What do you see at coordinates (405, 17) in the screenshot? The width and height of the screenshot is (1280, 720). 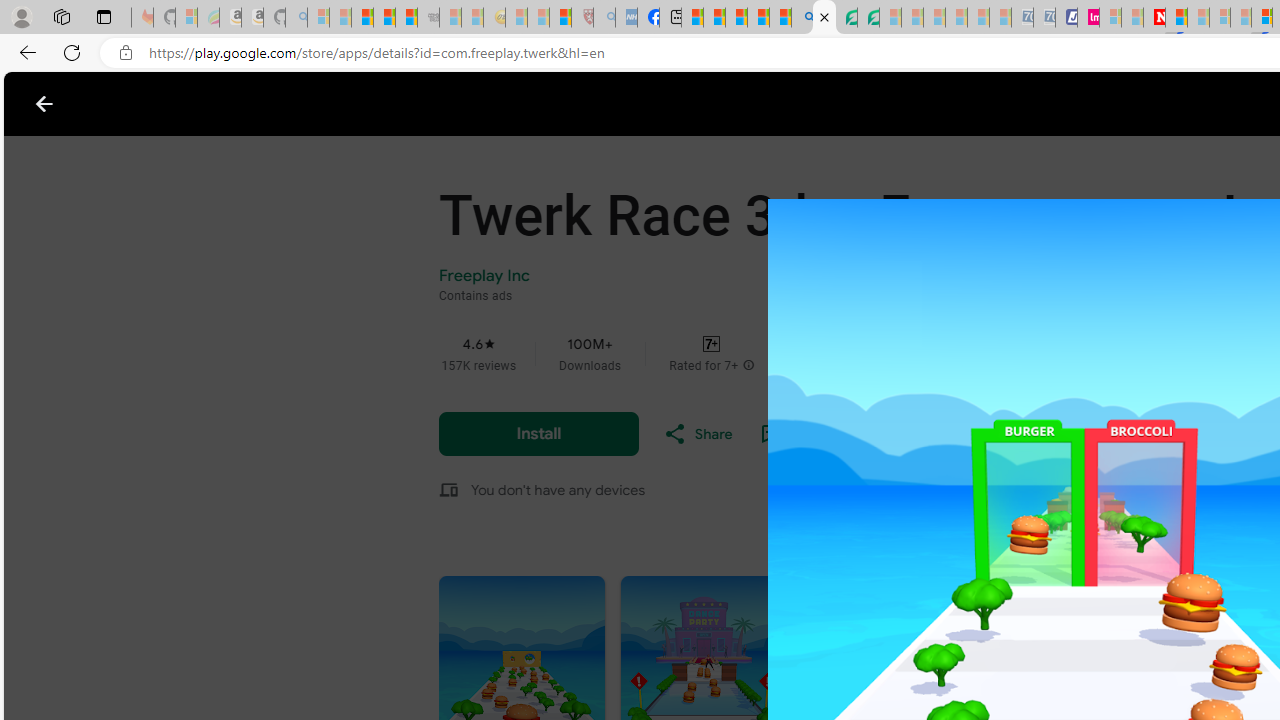 I see `'New Report Confirms 2023 Was Record Hot | Watch'` at bounding box center [405, 17].